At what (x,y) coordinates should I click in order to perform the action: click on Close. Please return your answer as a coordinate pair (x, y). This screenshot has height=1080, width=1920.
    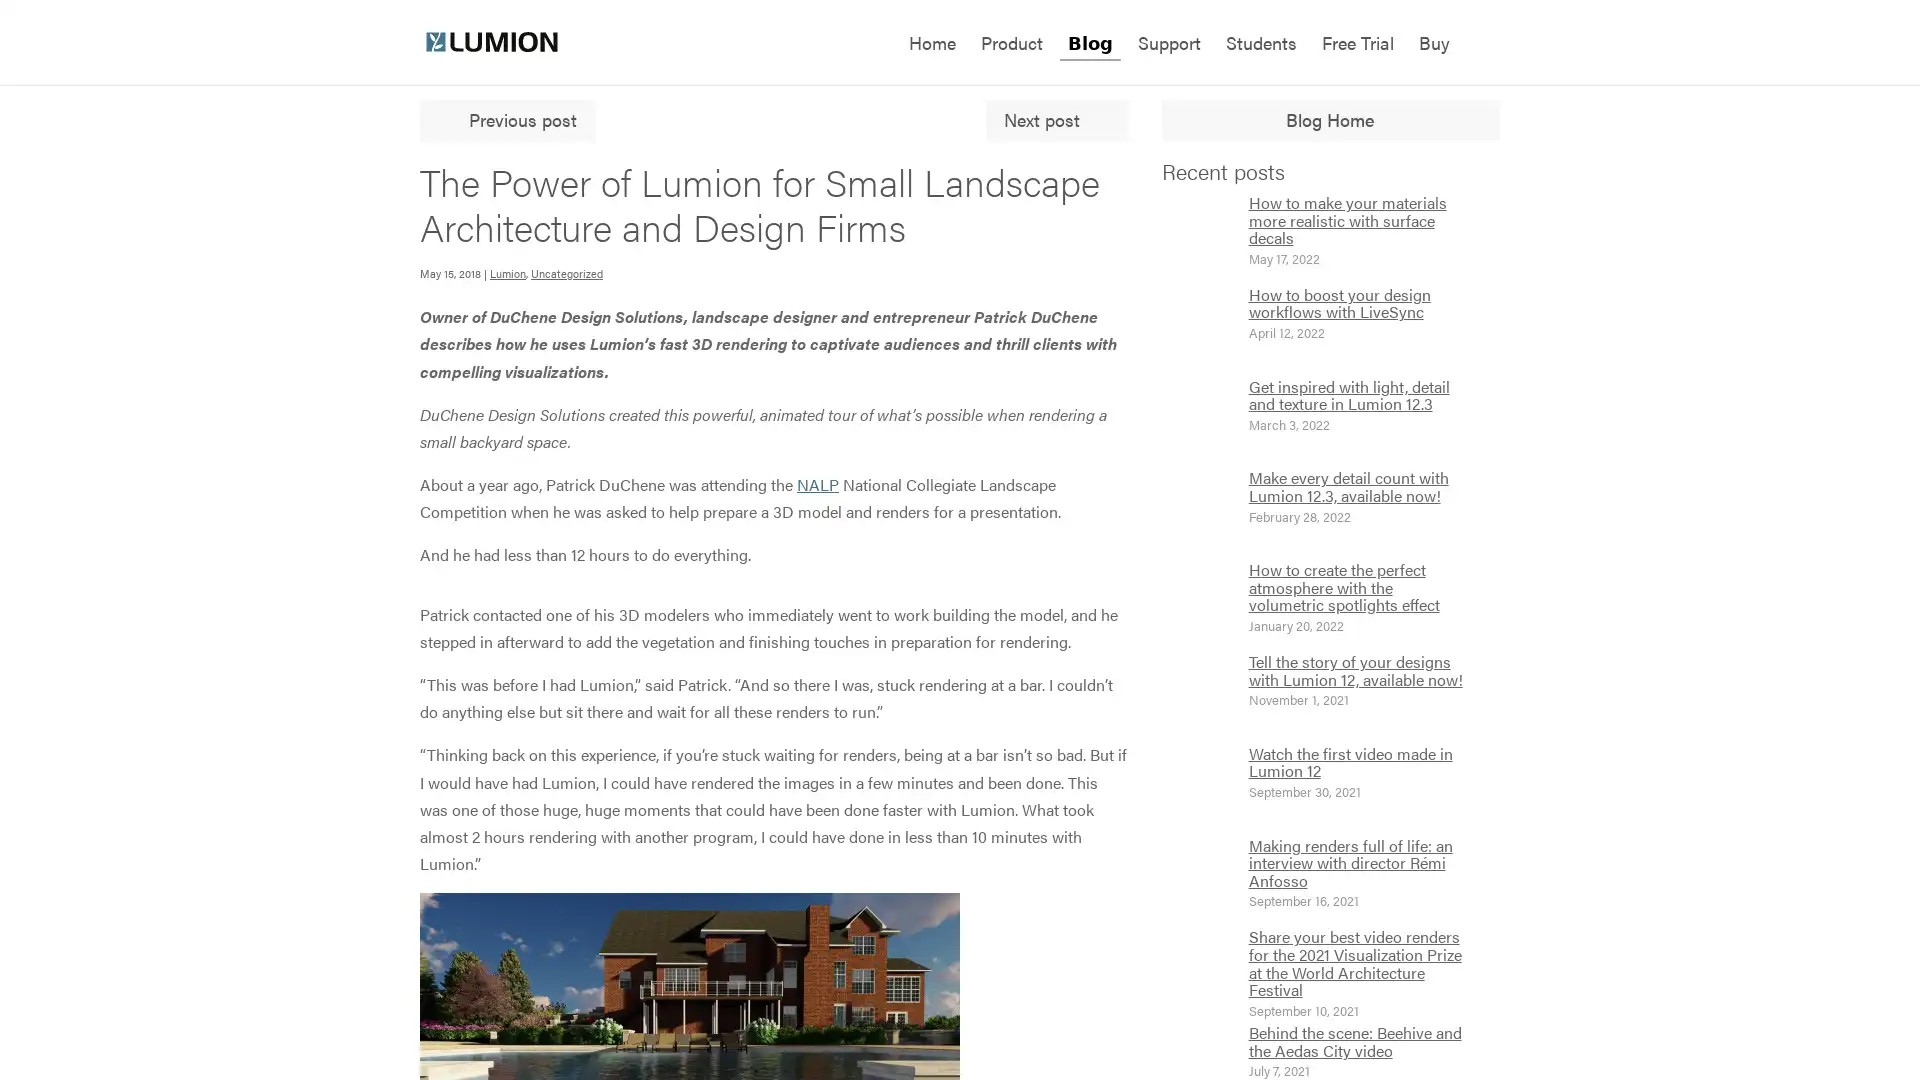
    Looking at the image, I should click on (365, 816).